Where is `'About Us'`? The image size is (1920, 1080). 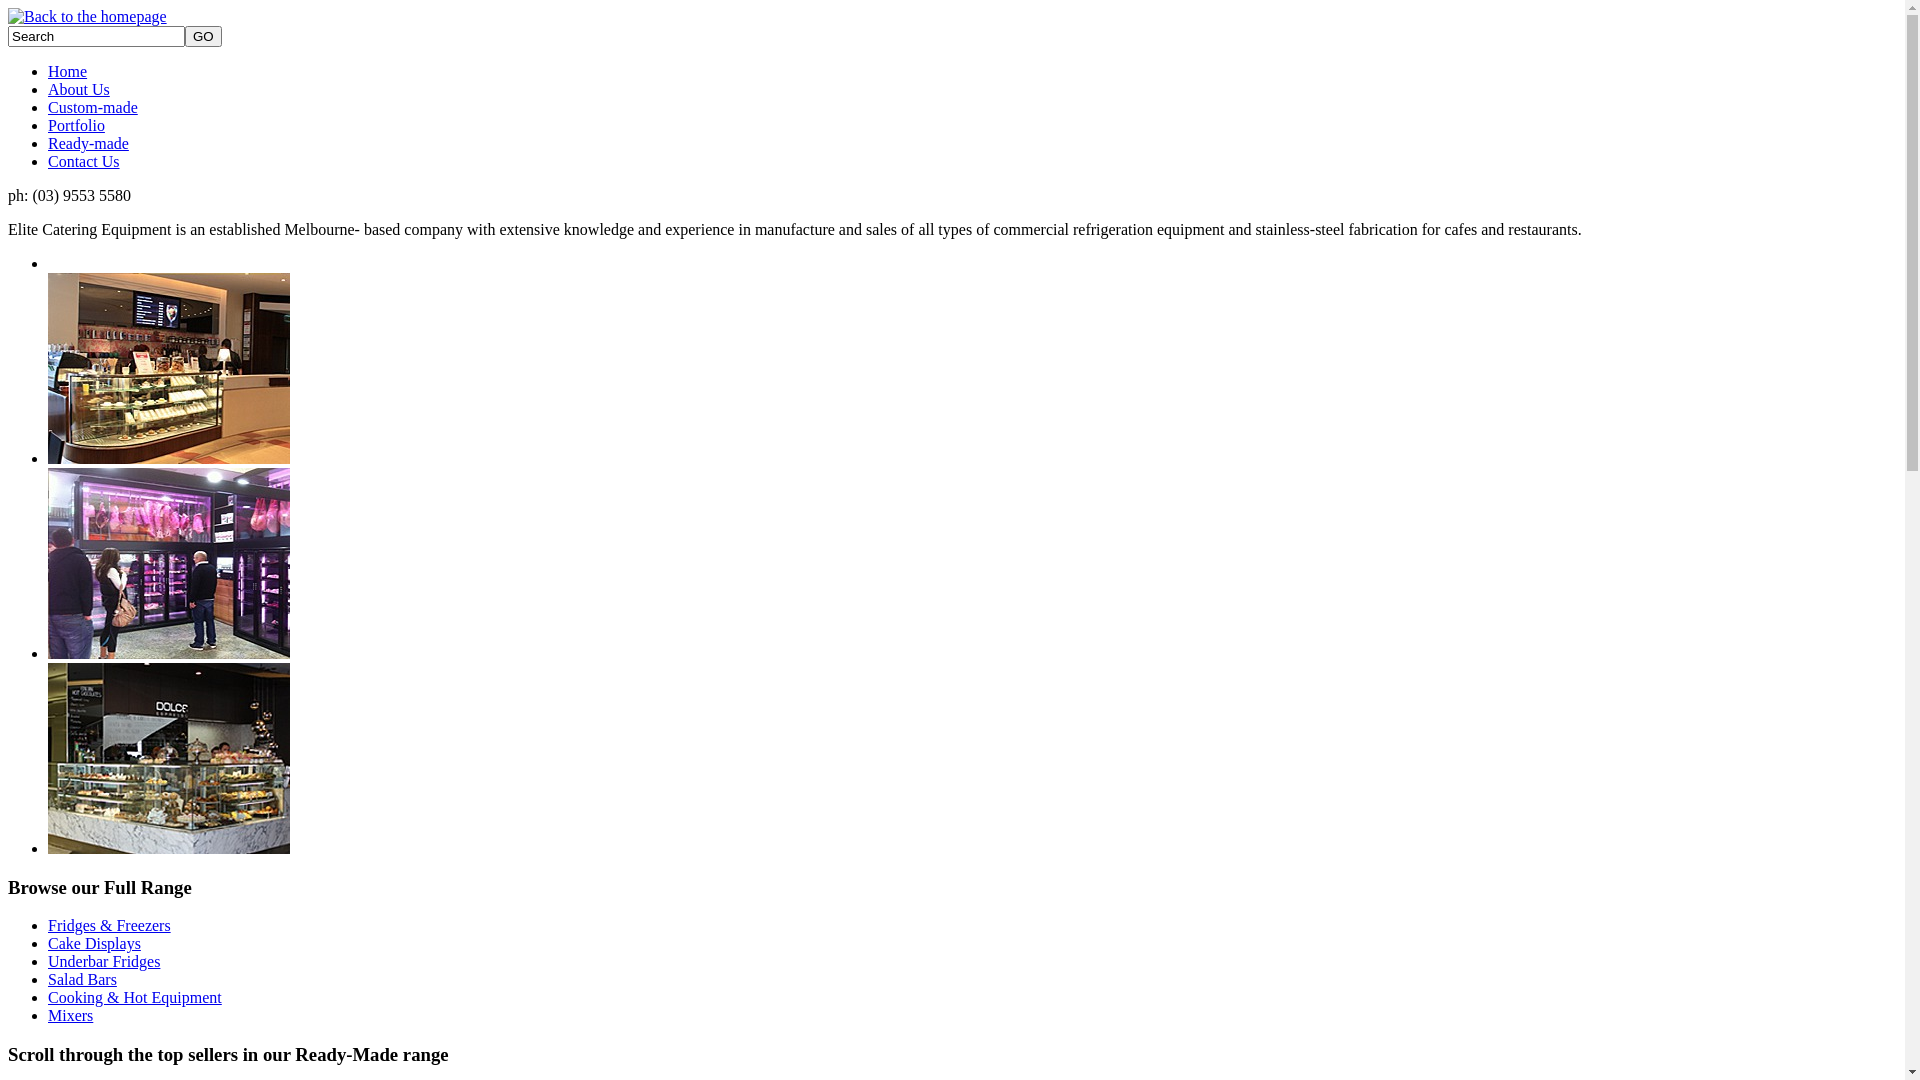
'About Us' is located at coordinates (48, 88).